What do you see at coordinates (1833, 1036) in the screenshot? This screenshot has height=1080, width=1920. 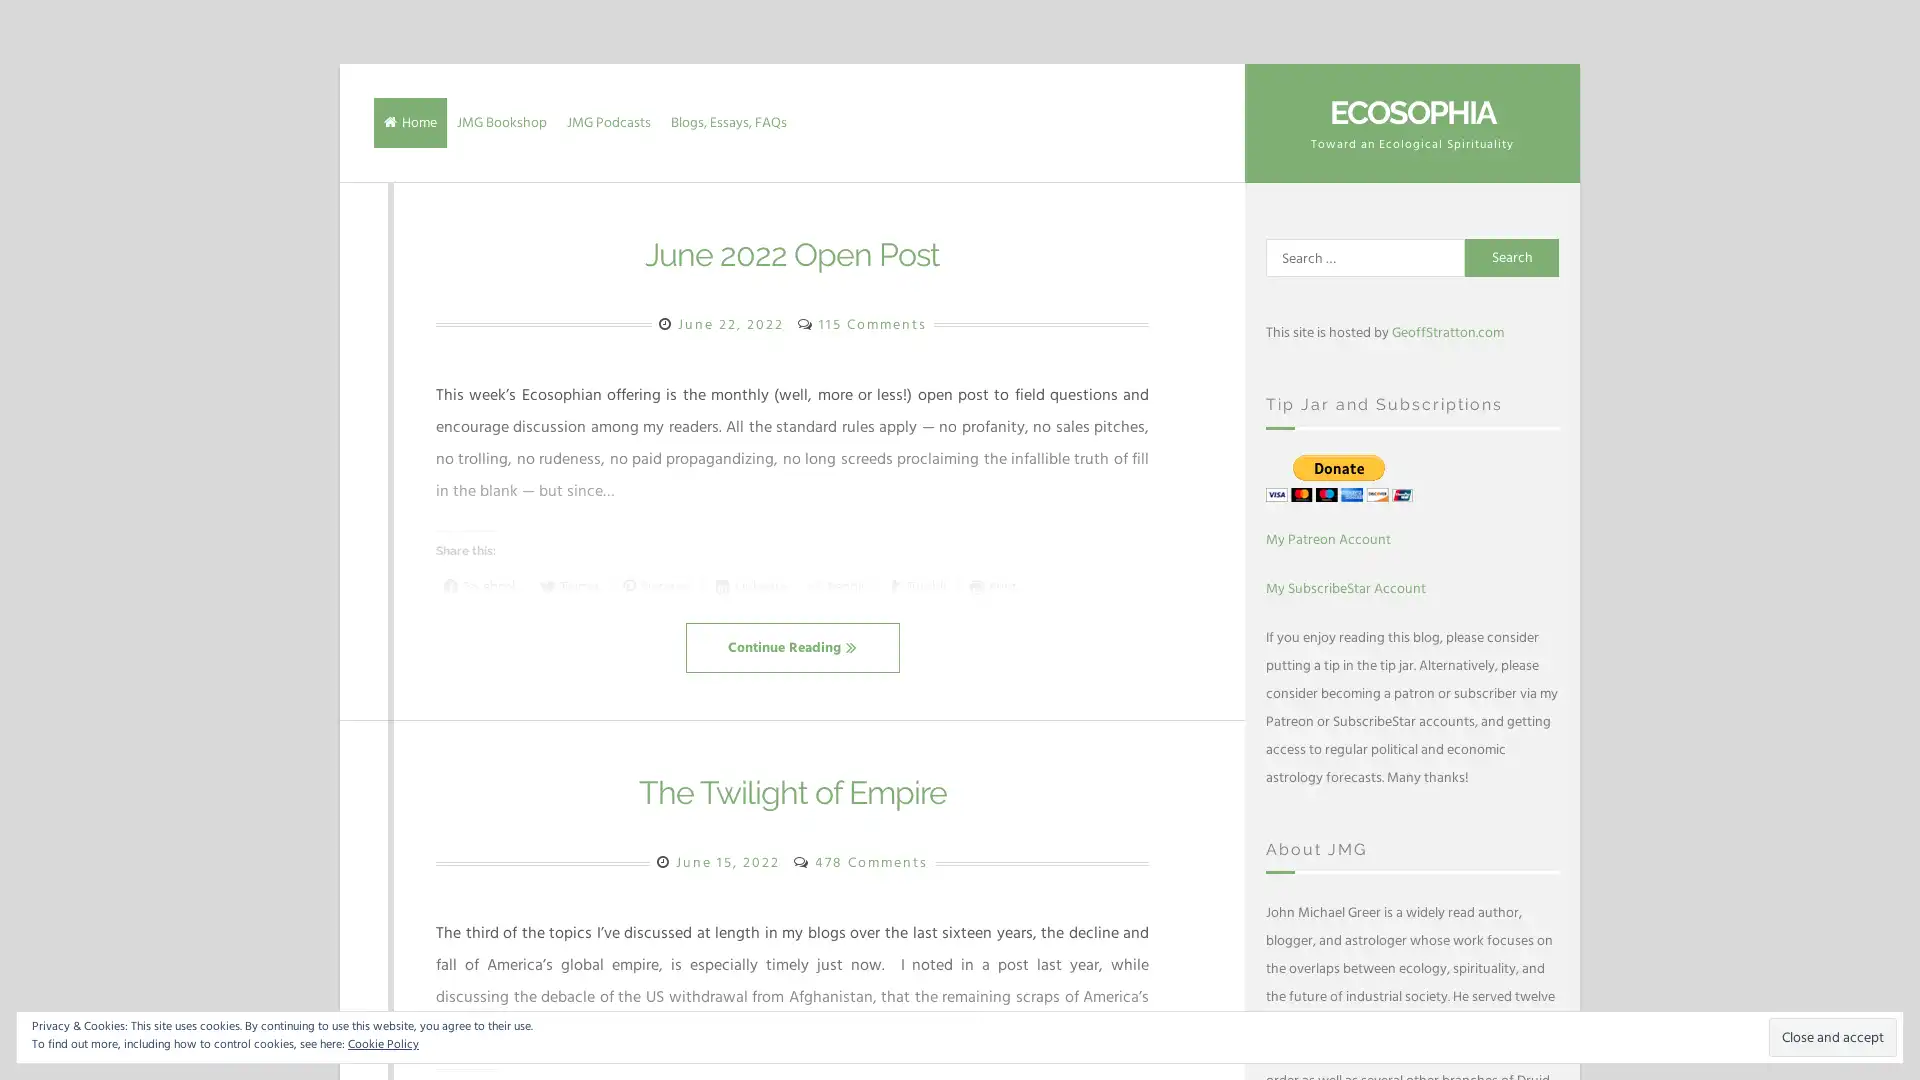 I see `Close and accept` at bounding box center [1833, 1036].